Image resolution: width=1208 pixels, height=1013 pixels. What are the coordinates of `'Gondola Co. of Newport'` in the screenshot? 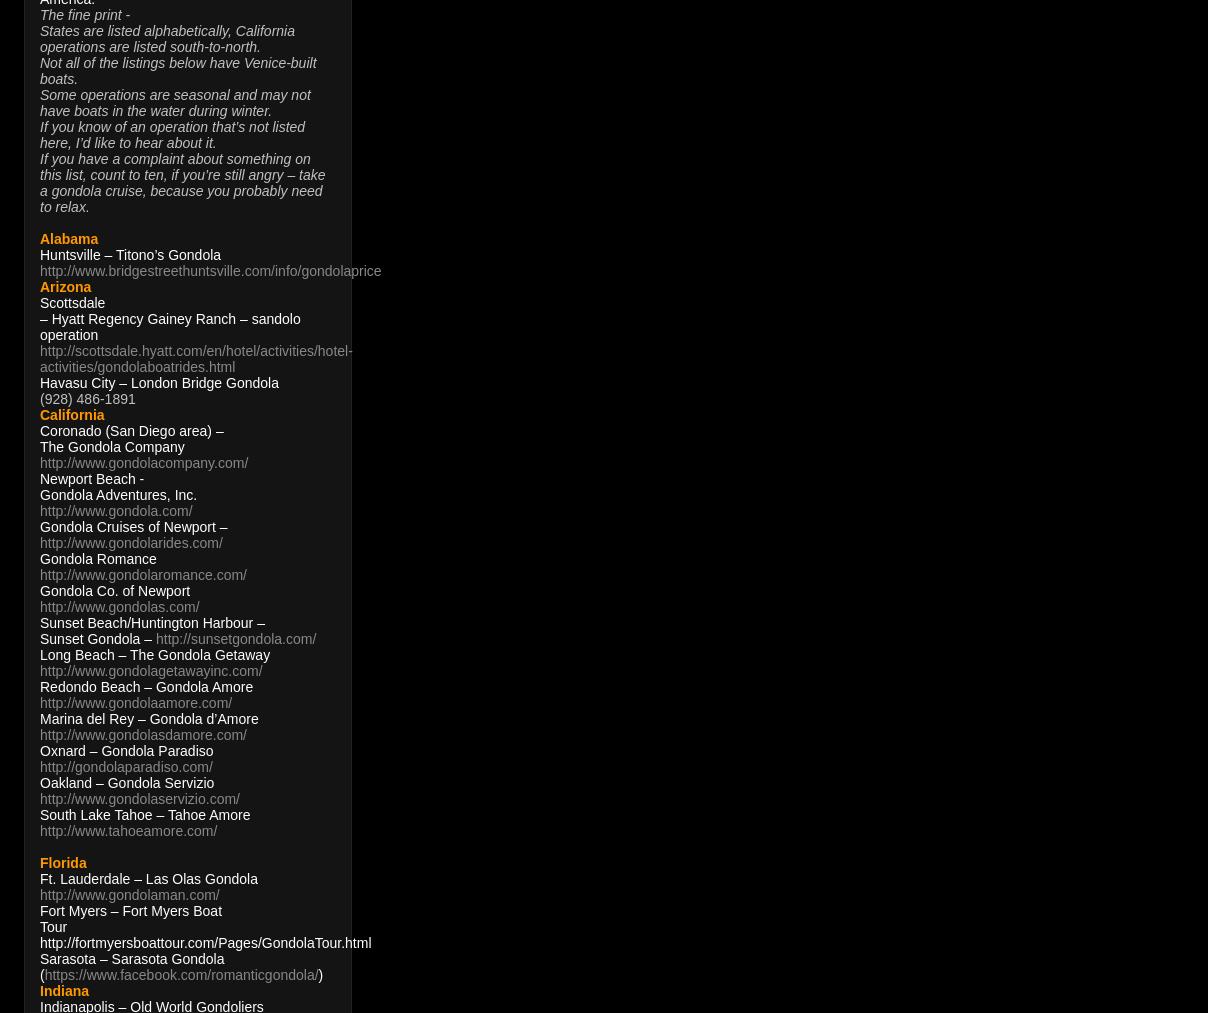 It's located at (114, 590).